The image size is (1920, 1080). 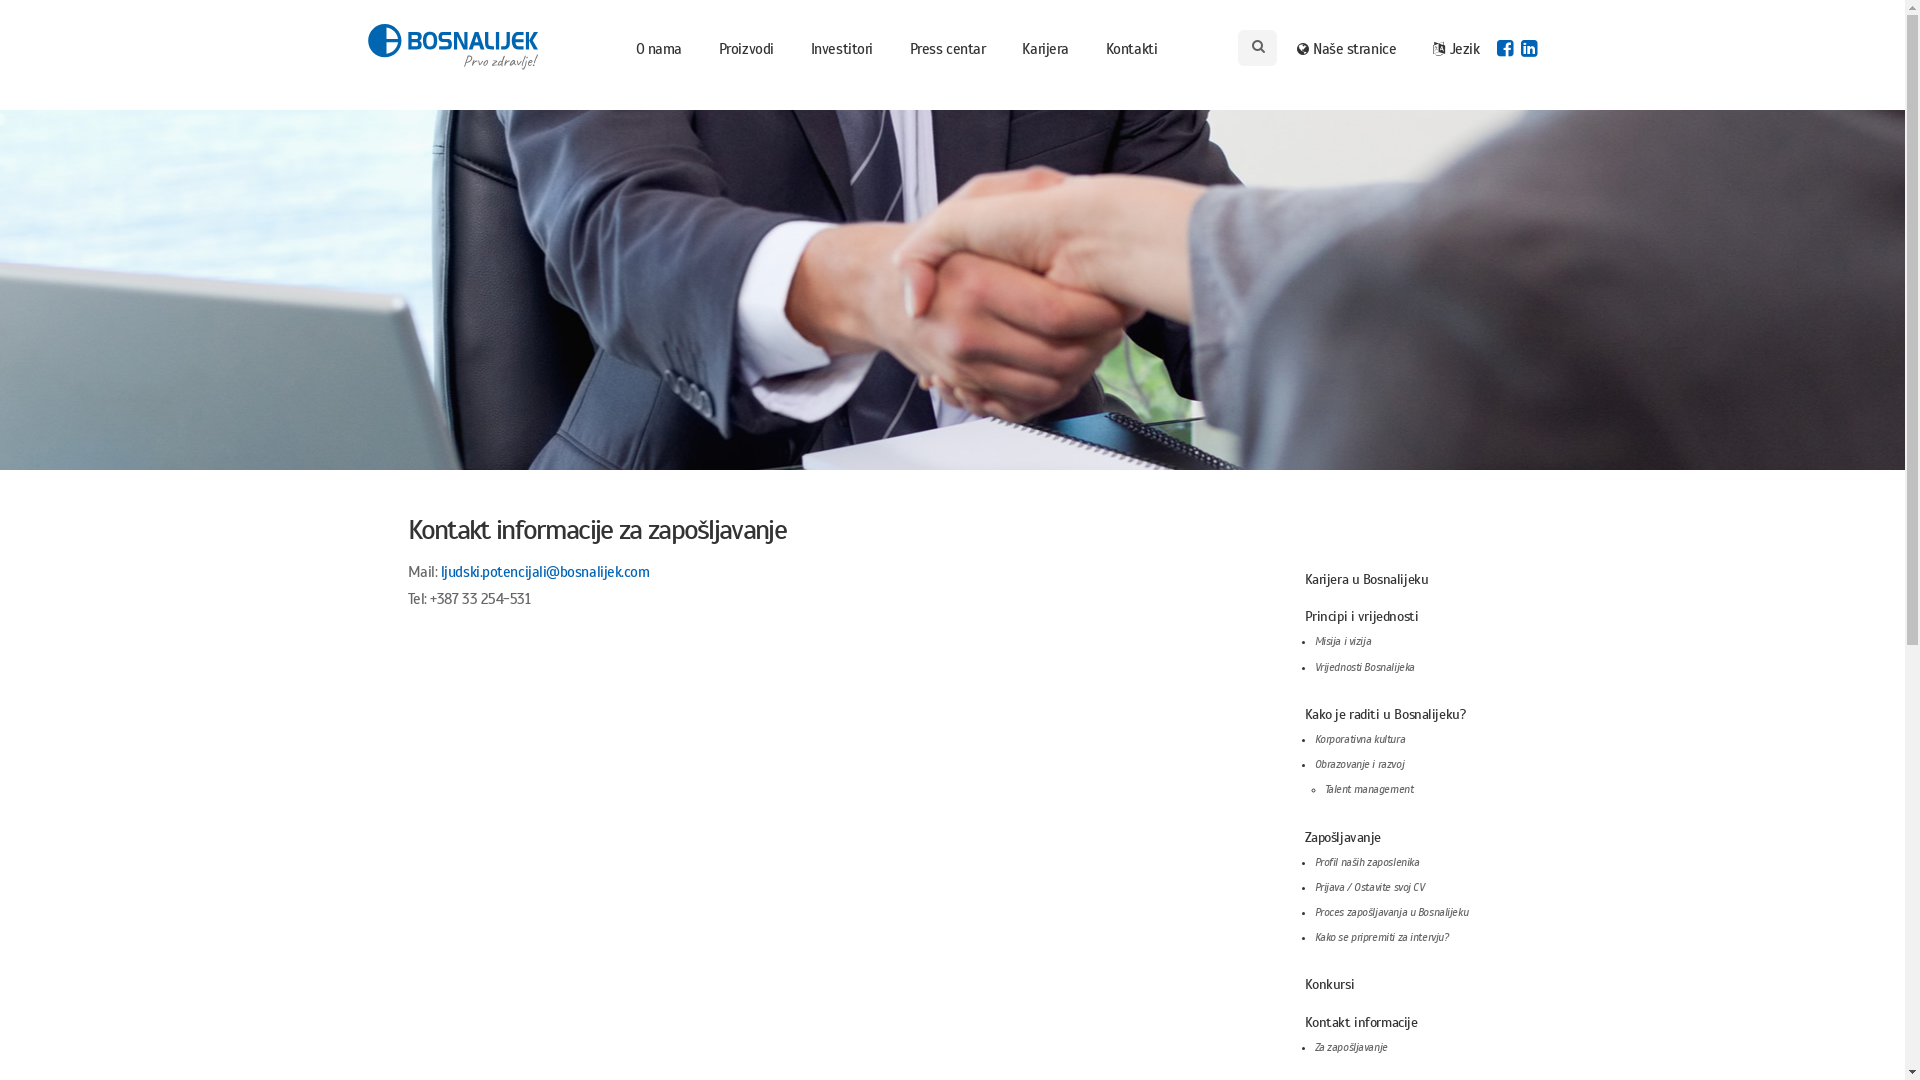 I want to click on 'Vrijednosti Bosnalijeka', so click(x=1362, y=667).